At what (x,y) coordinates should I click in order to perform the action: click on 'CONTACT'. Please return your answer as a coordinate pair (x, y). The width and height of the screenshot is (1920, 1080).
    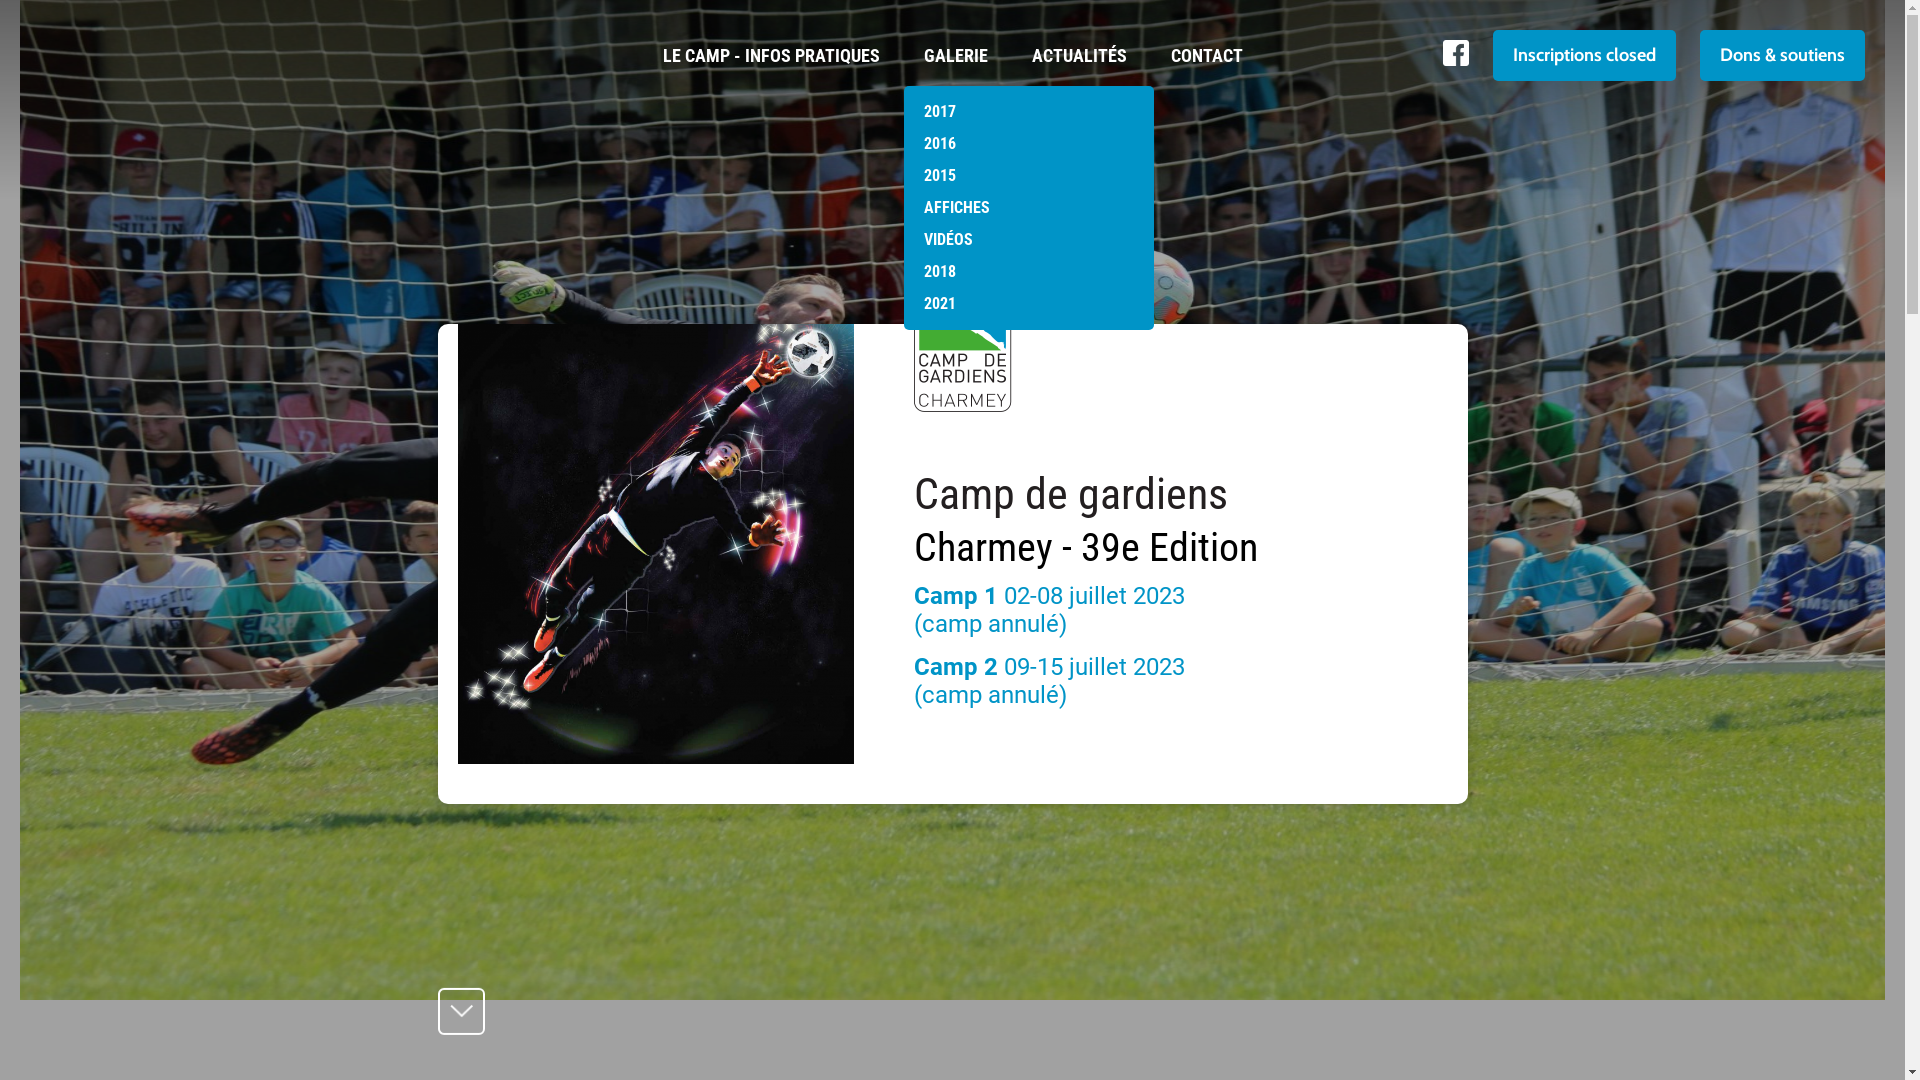
    Looking at the image, I should click on (1204, 42).